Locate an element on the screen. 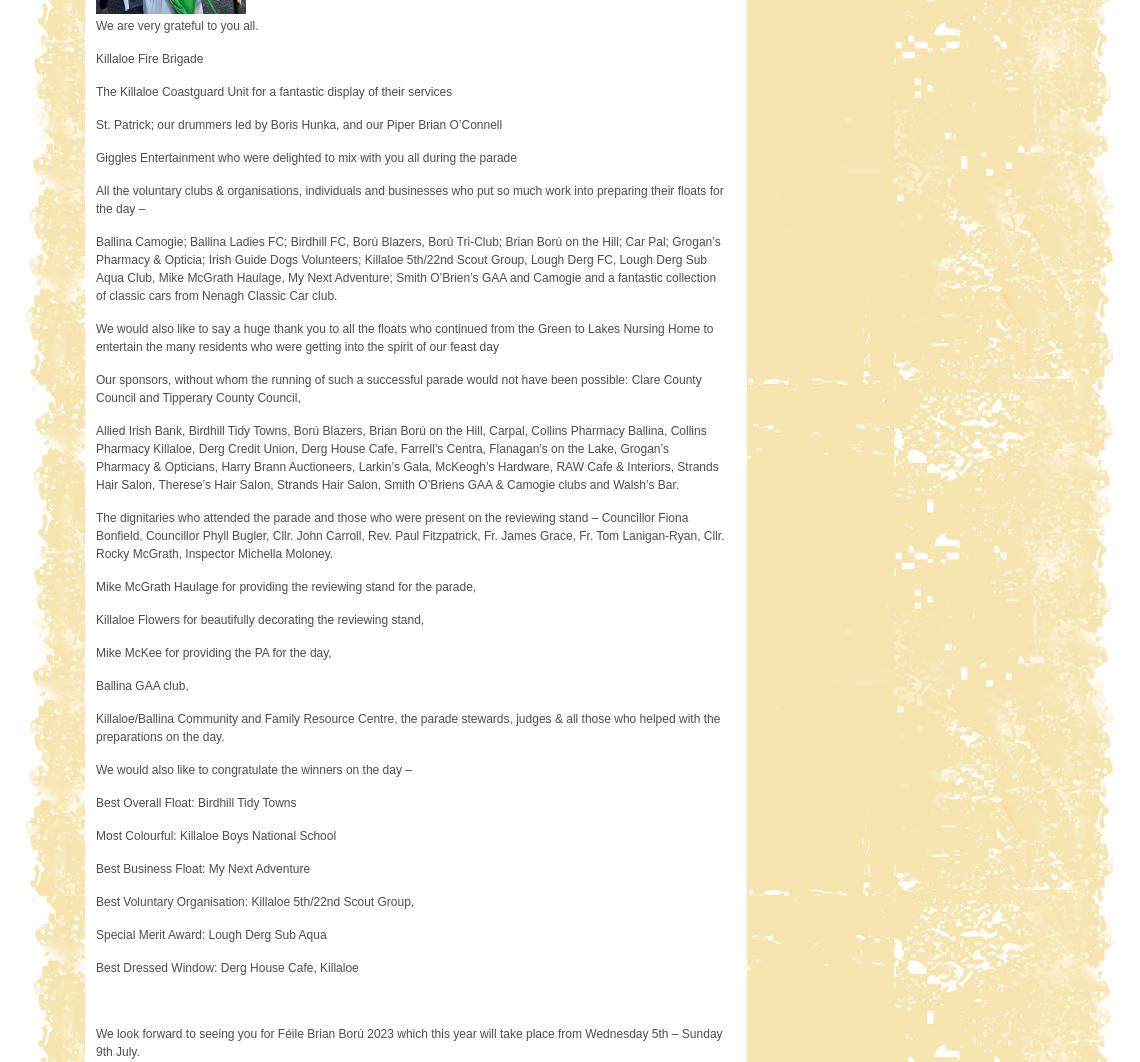 This screenshot has height=1062, width=1140. 'Our sponsors, without whom the running of such a successful parade would not have been possible: Clare County Council and Tipperary County Council,' is located at coordinates (397, 388).